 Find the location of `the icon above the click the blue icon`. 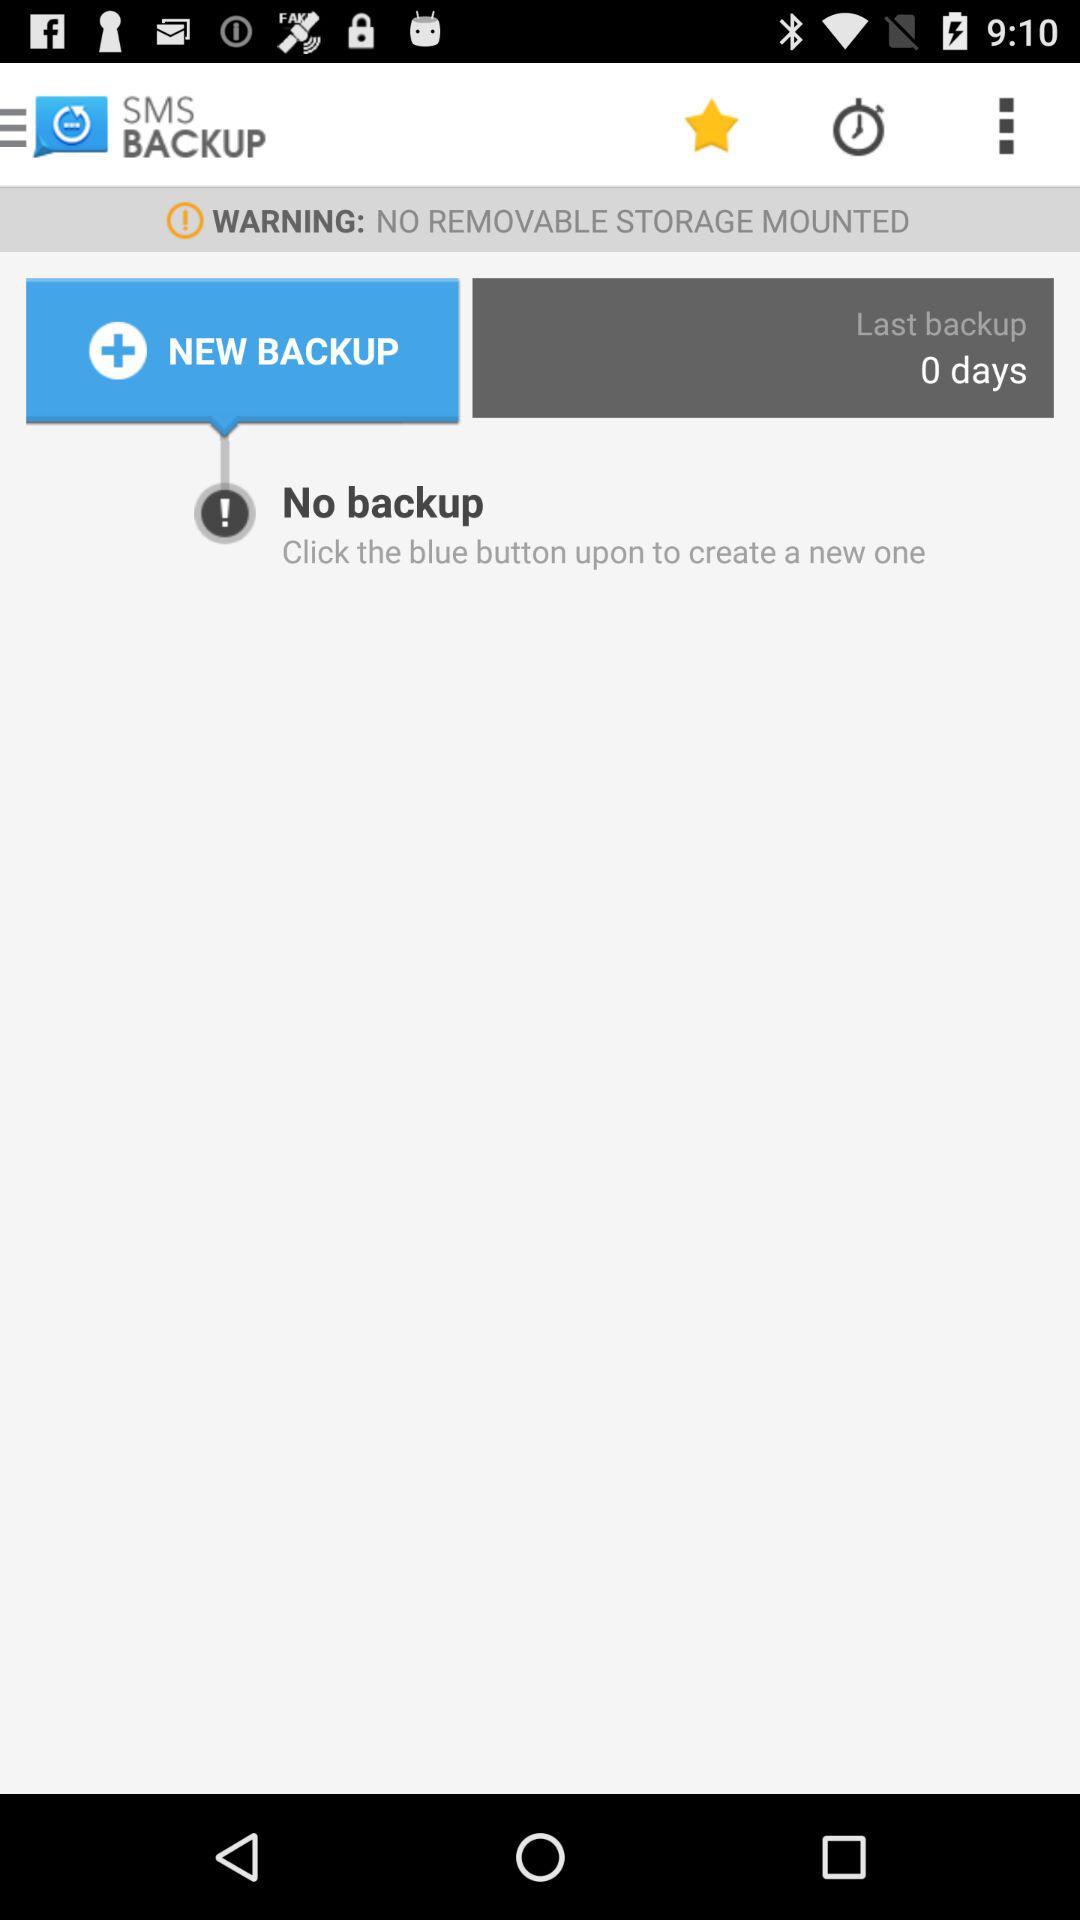

the icon above the click the blue icon is located at coordinates (972, 369).